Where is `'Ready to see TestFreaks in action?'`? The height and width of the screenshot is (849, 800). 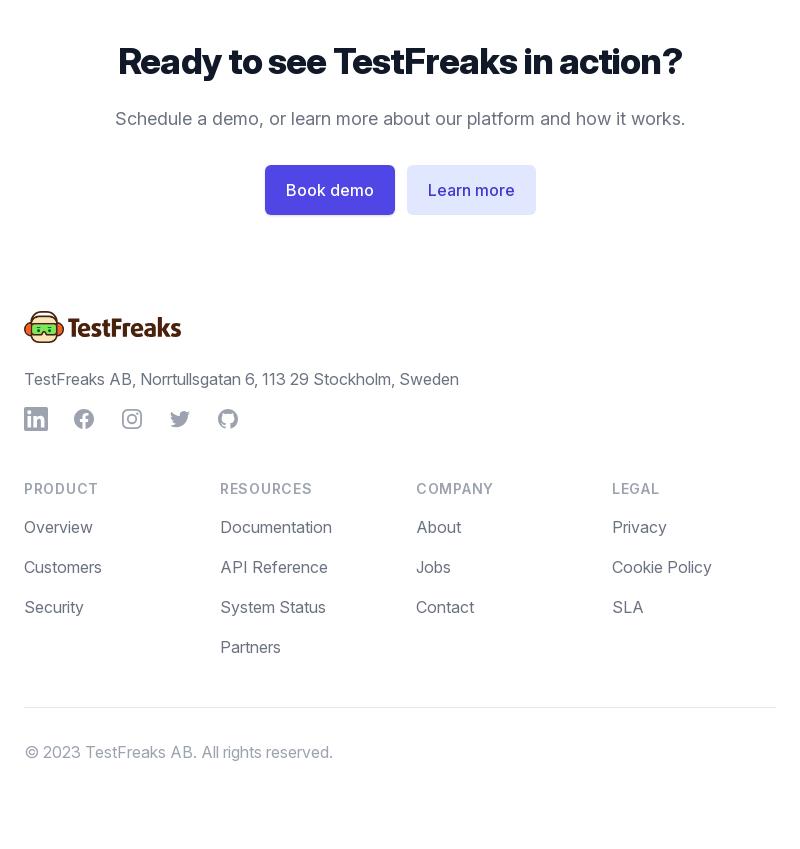
'Ready to see TestFreaks in action?' is located at coordinates (117, 60).